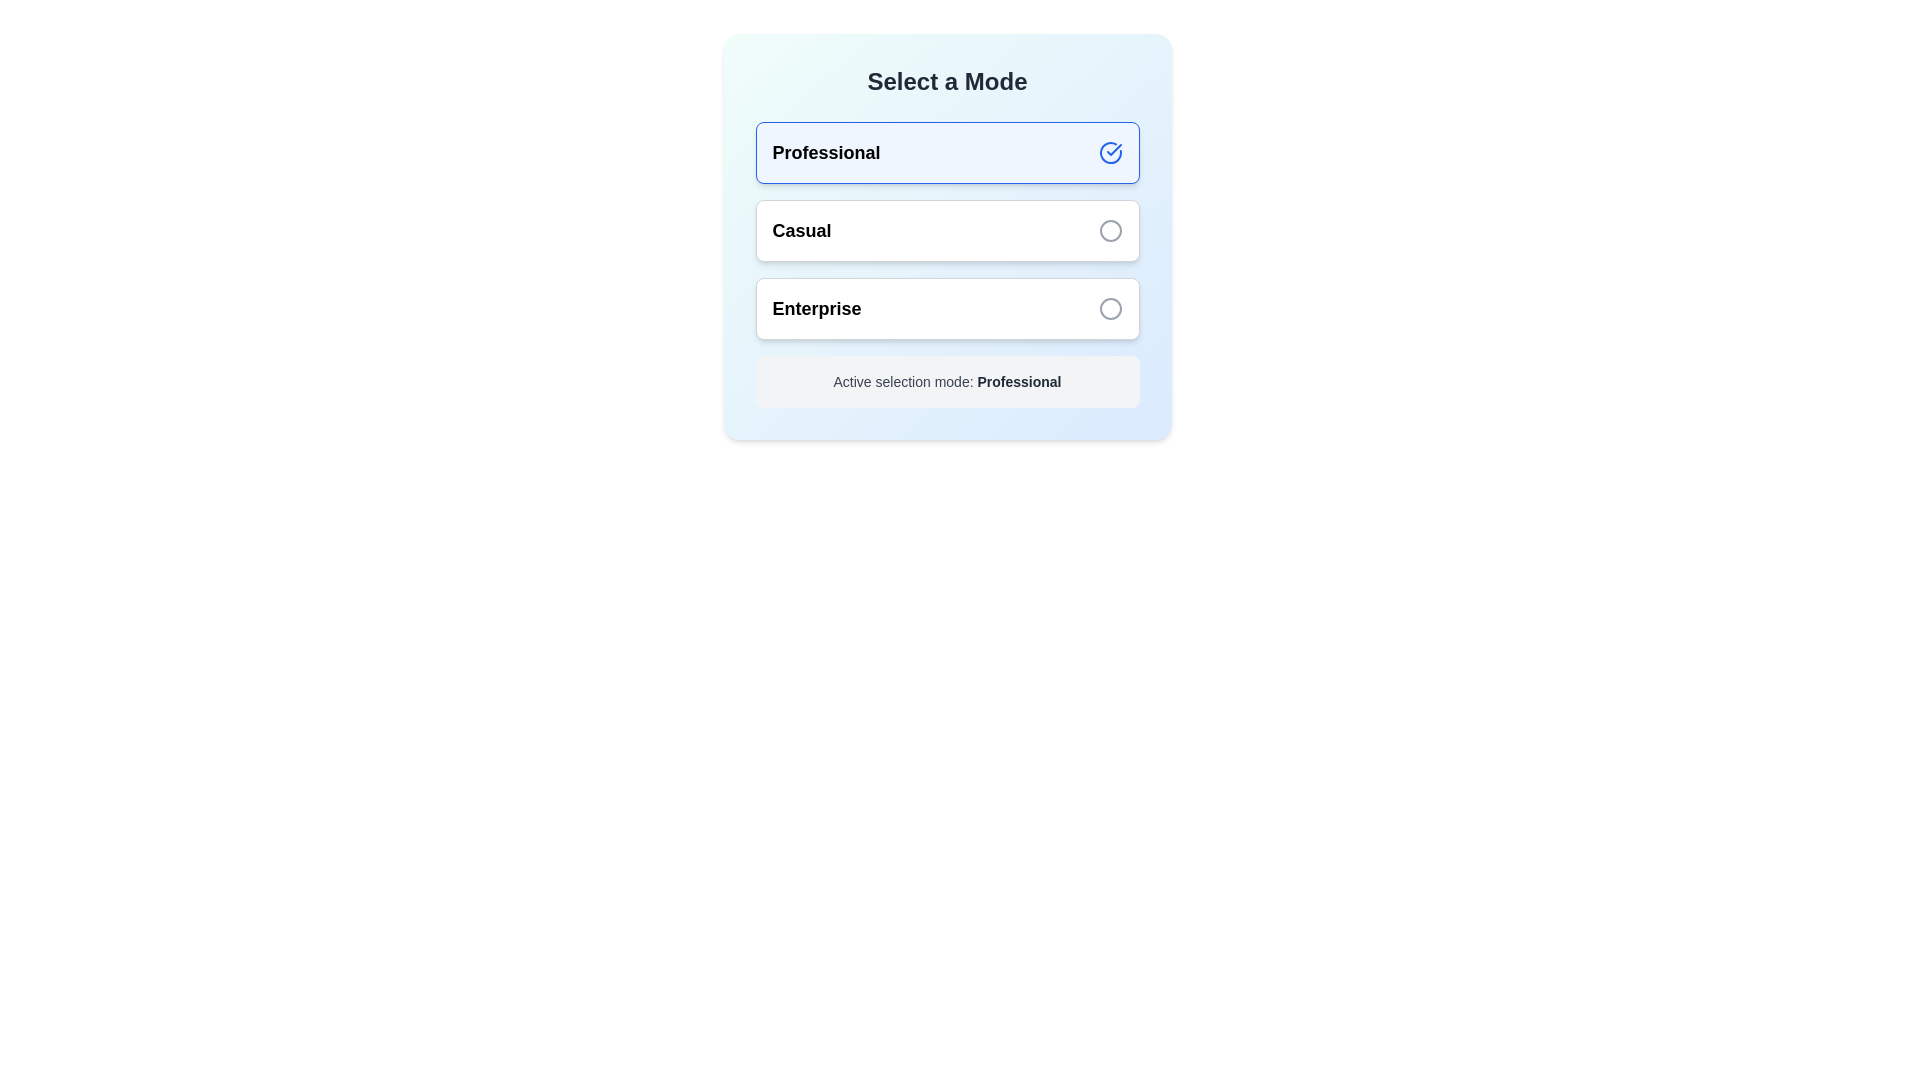 The height and width of the screenshot is (1080, 1920). I want to click on the circular icon with a blue border and a checkmark at its center located in the top-right corner of the 'Professional' selection card, so click(1109, 152).